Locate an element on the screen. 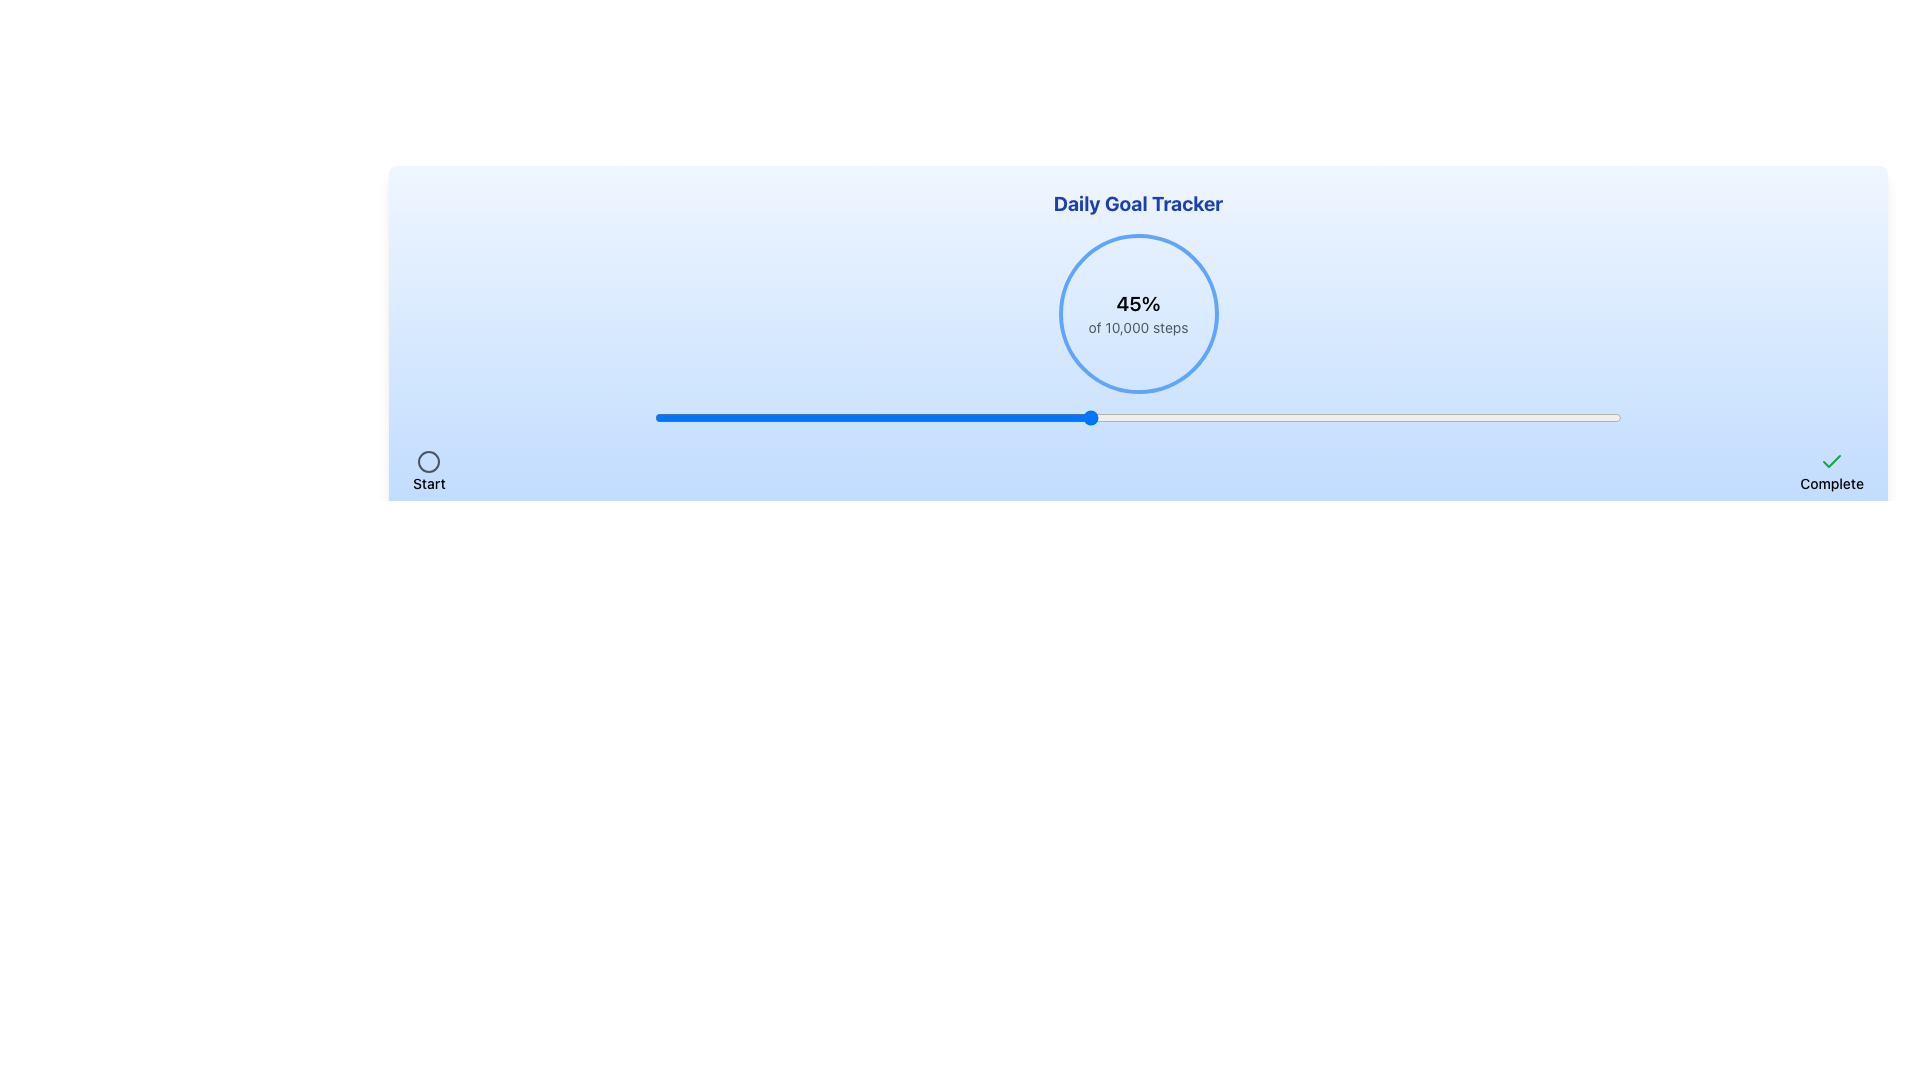 This screenshot has height=1080, width=1920. the slider value is located at coordinates (1089, 416).